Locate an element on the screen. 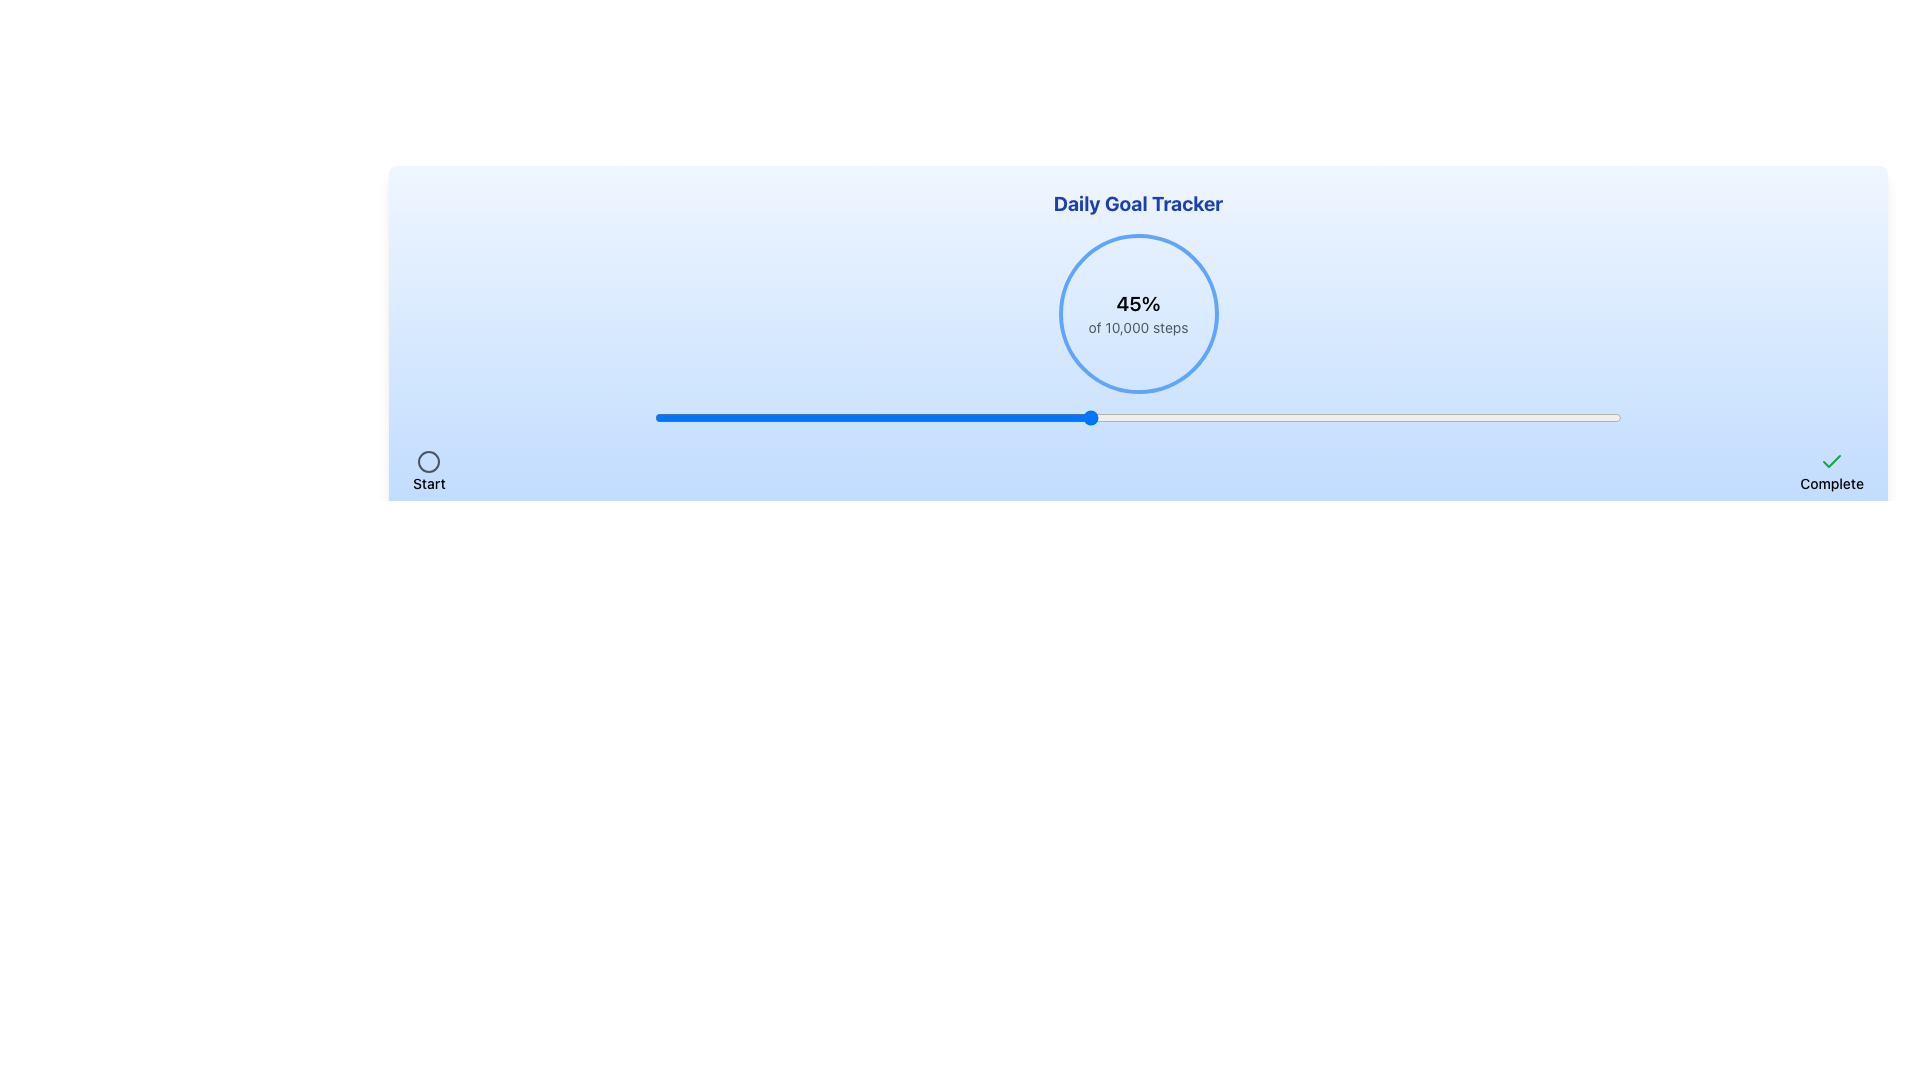 This screenshot has height=1080, width=1920. the slider value is located at coordinates (1089, 416).